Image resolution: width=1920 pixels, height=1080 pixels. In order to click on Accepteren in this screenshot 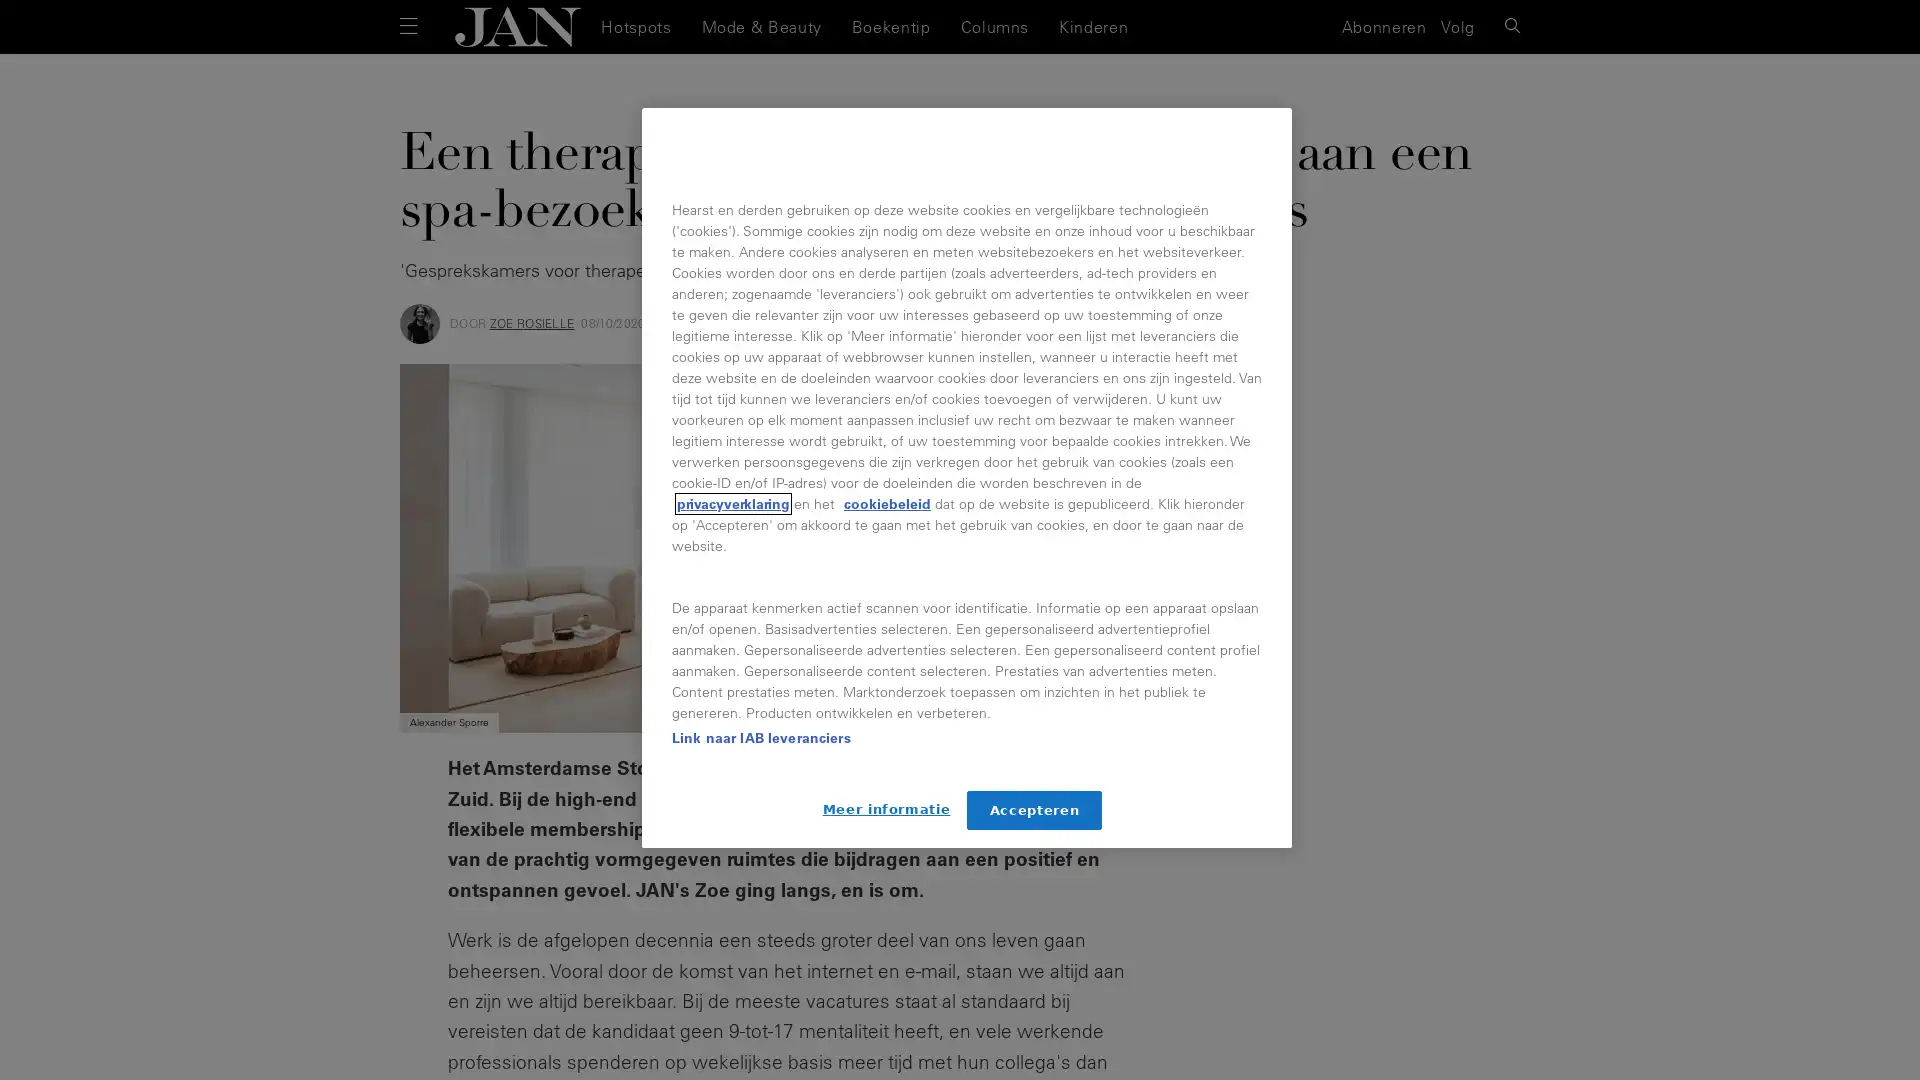, I will do `click(1034, 810)`.